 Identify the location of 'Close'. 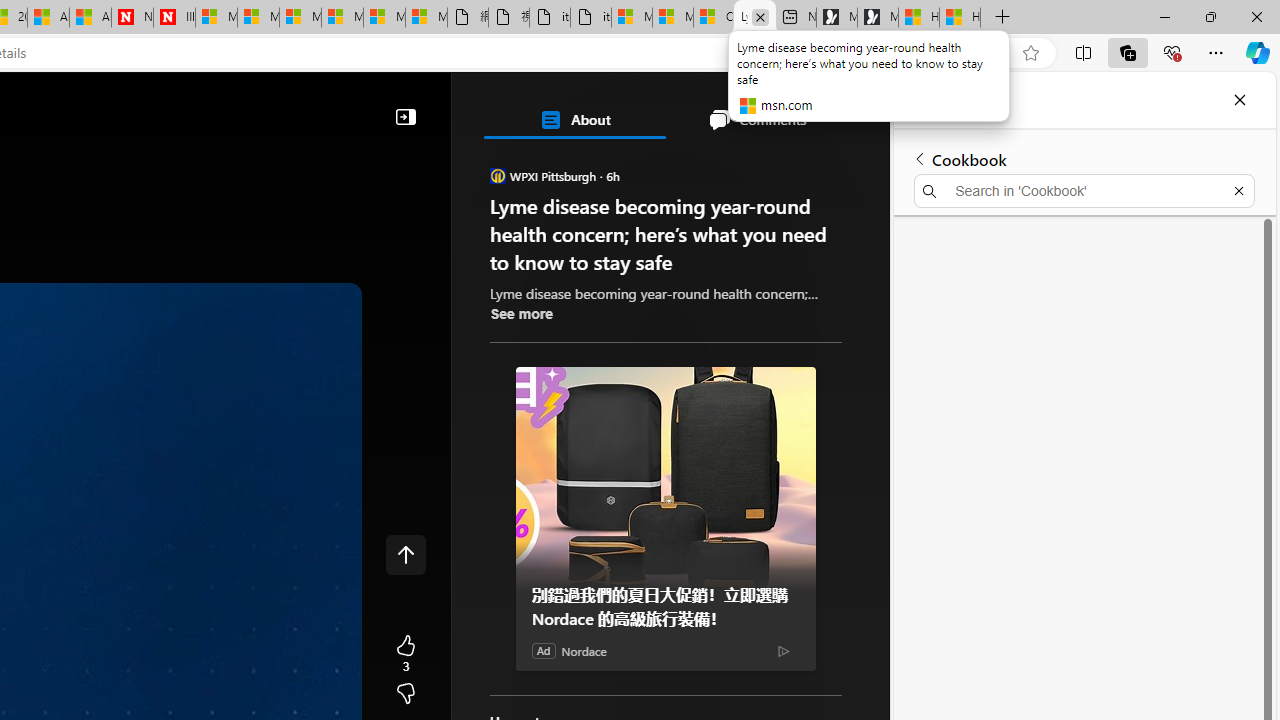
(1238, 100).